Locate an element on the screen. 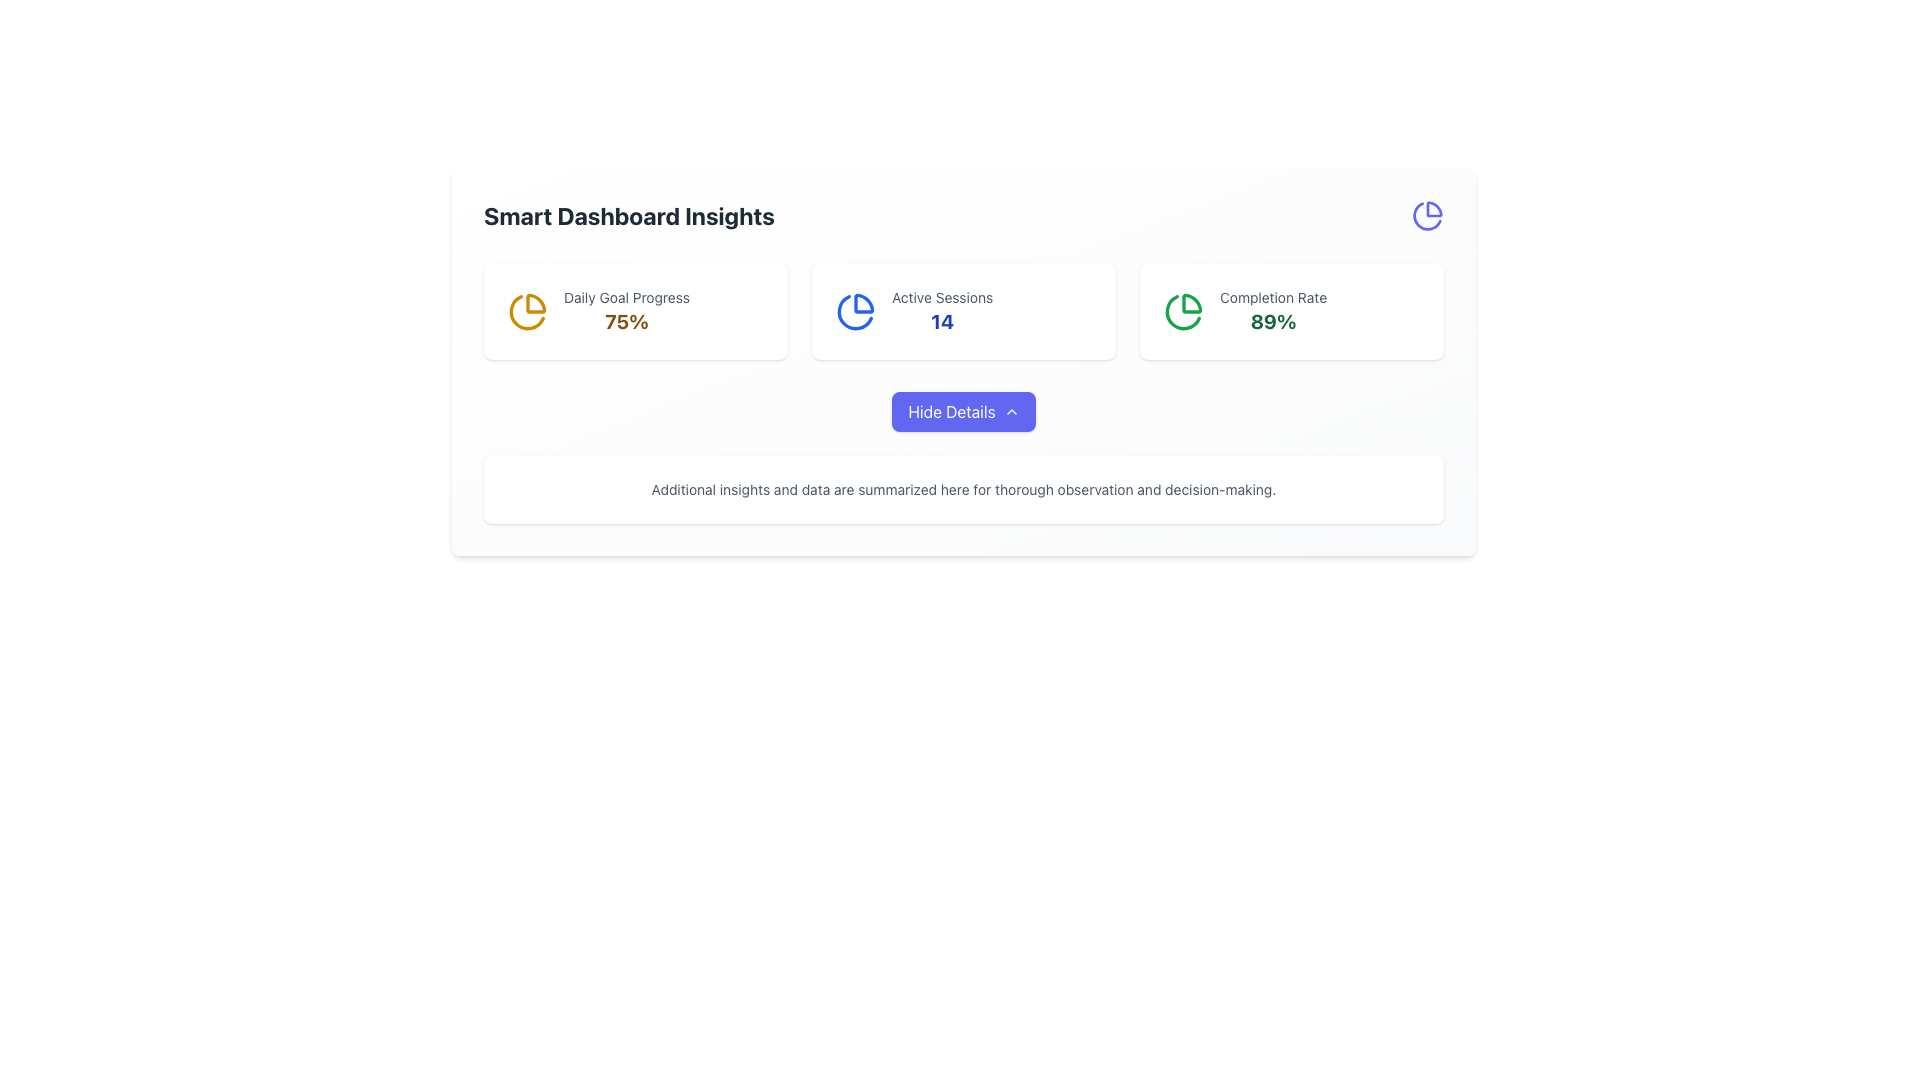  the second segment of the pie chart icon representing '89%' for the 'Completion Rate', located within the 'Completion Rate' card is located at coordinates (1183, 312).